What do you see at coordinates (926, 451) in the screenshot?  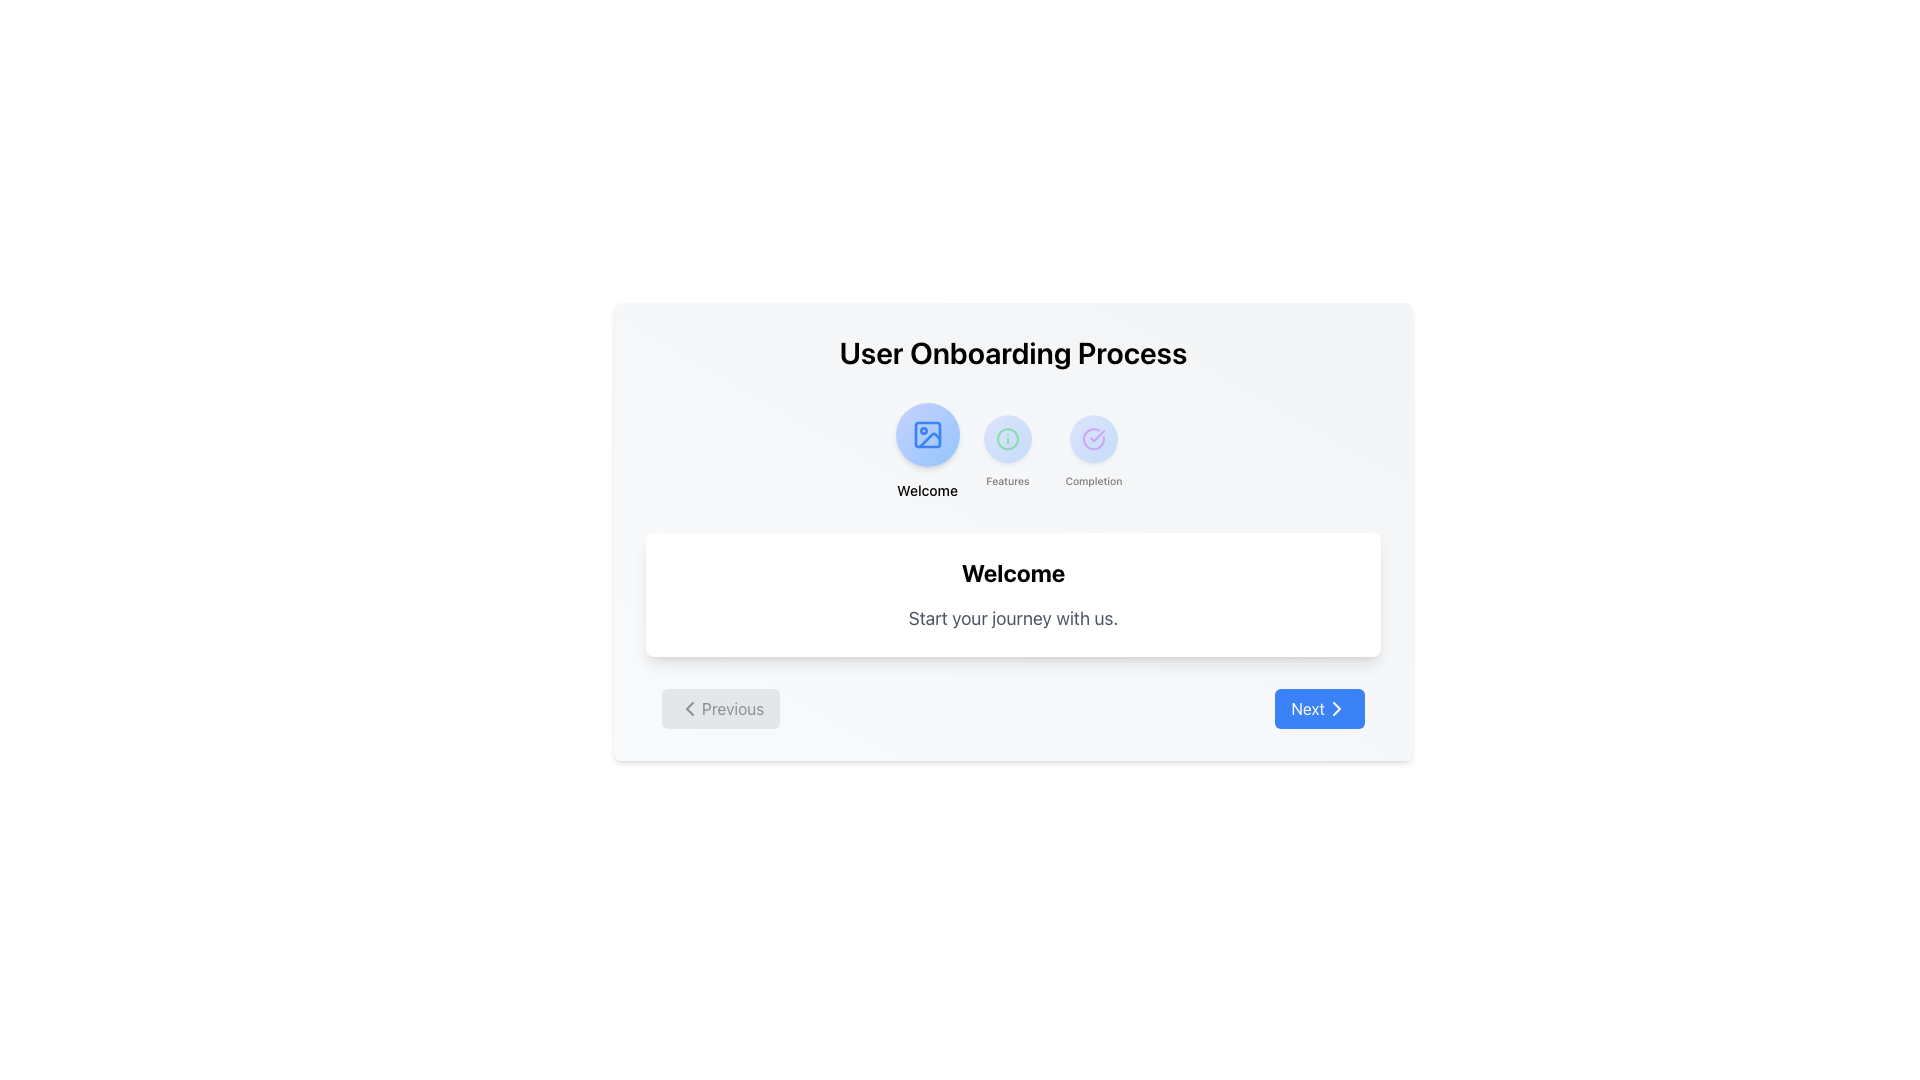 I see `the Clickable Navigation Item labeled 'Welcome'` at bounding box center [926, 451].